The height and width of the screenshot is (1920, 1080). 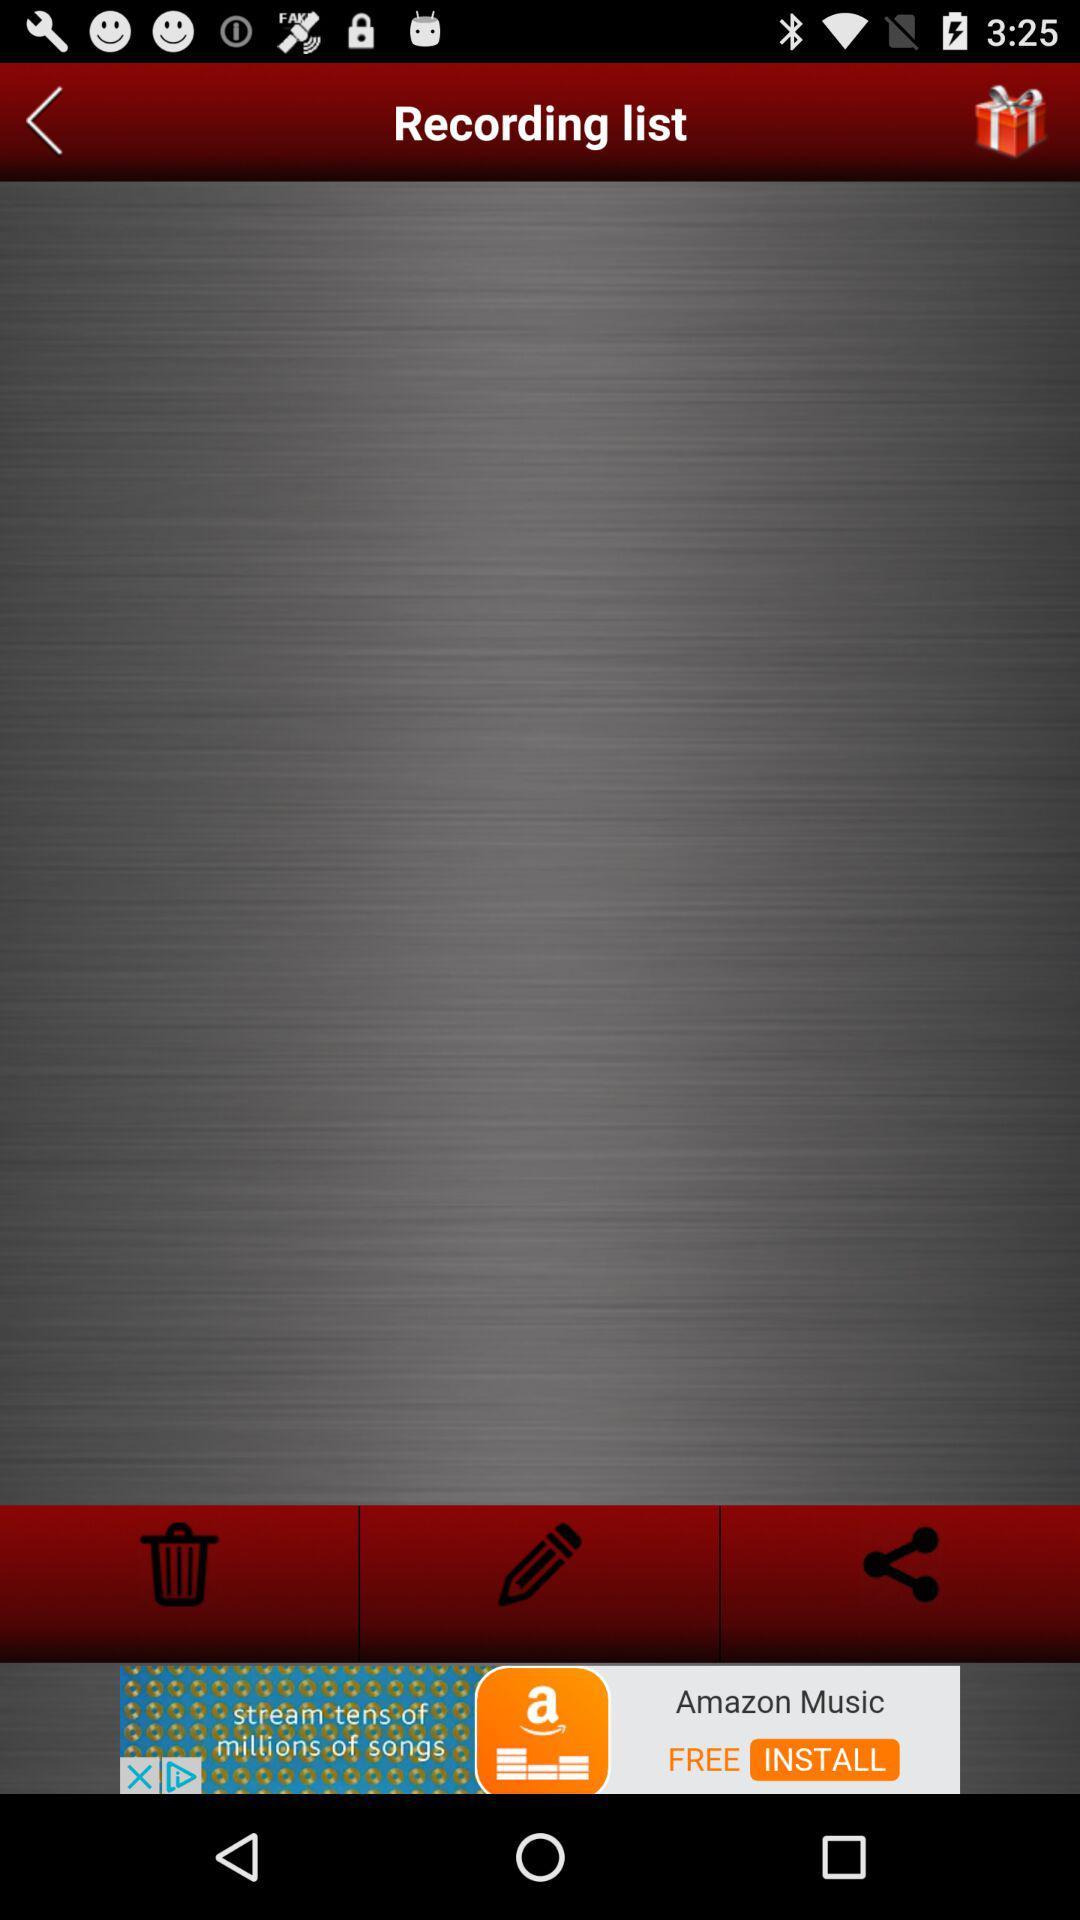 I want to click on edit, so click(x=538, y=1563).